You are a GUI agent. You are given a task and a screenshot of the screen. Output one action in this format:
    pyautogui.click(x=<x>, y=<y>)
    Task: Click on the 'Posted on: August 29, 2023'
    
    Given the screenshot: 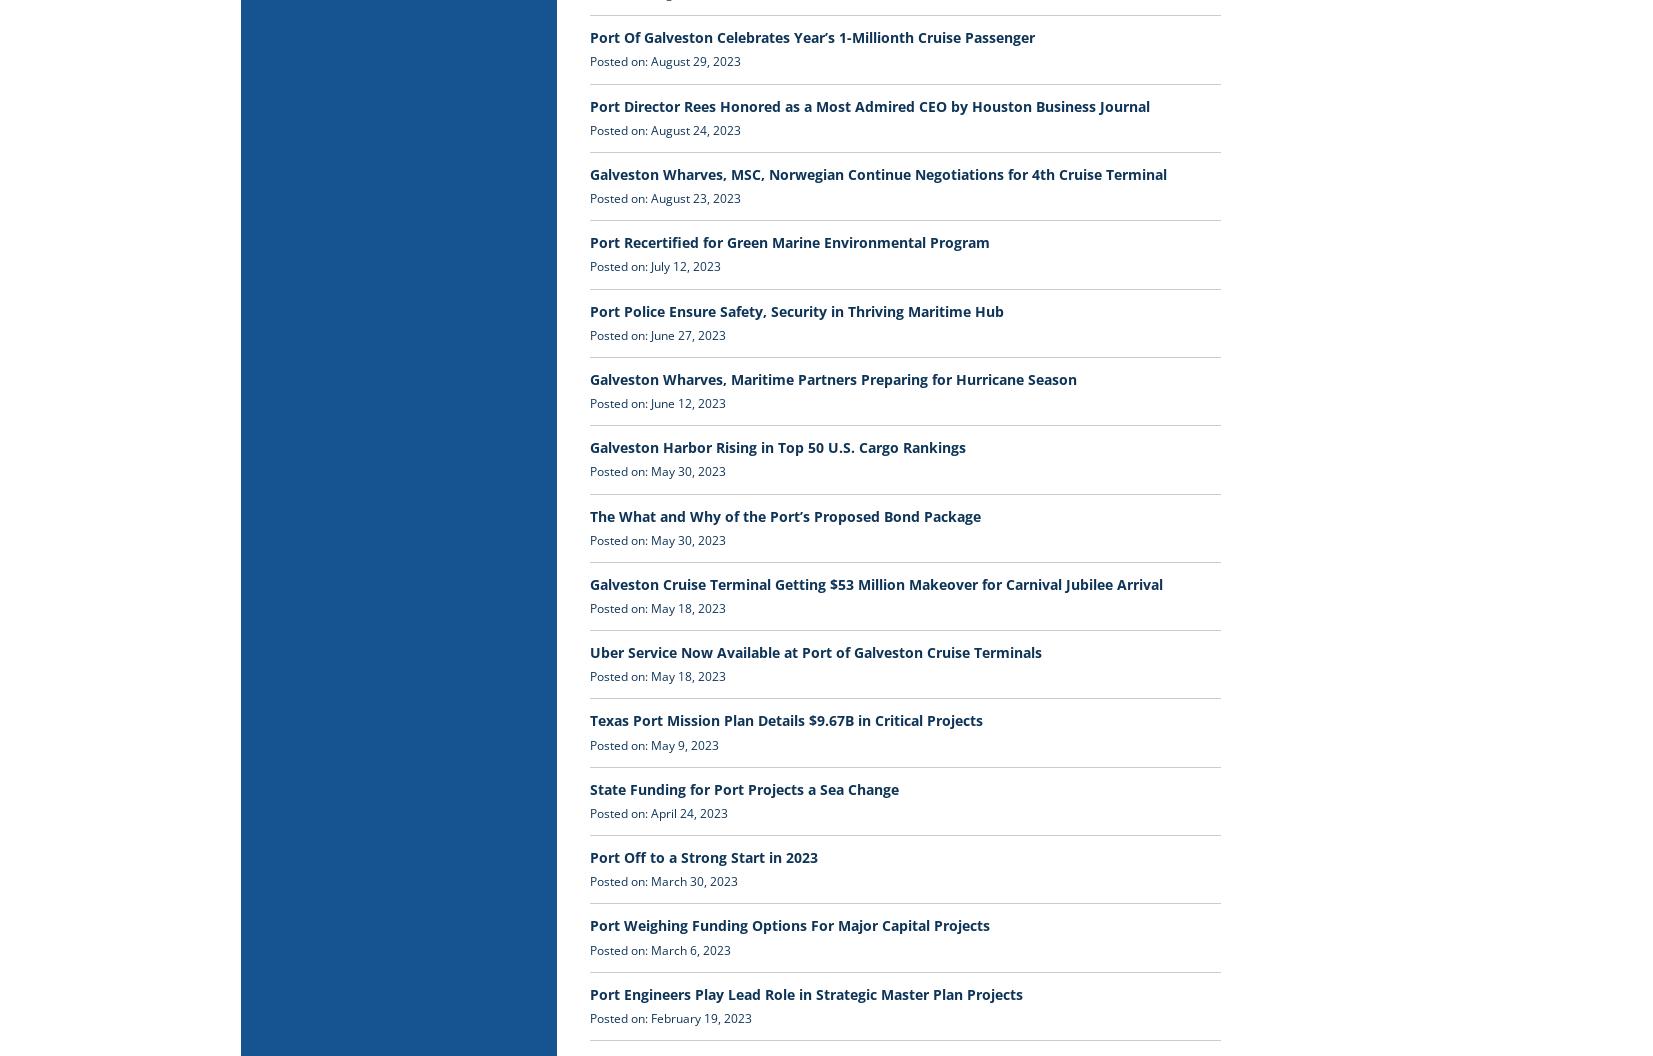 What is the action you would take?
    pyautogui.click(x=664, y=61)
    